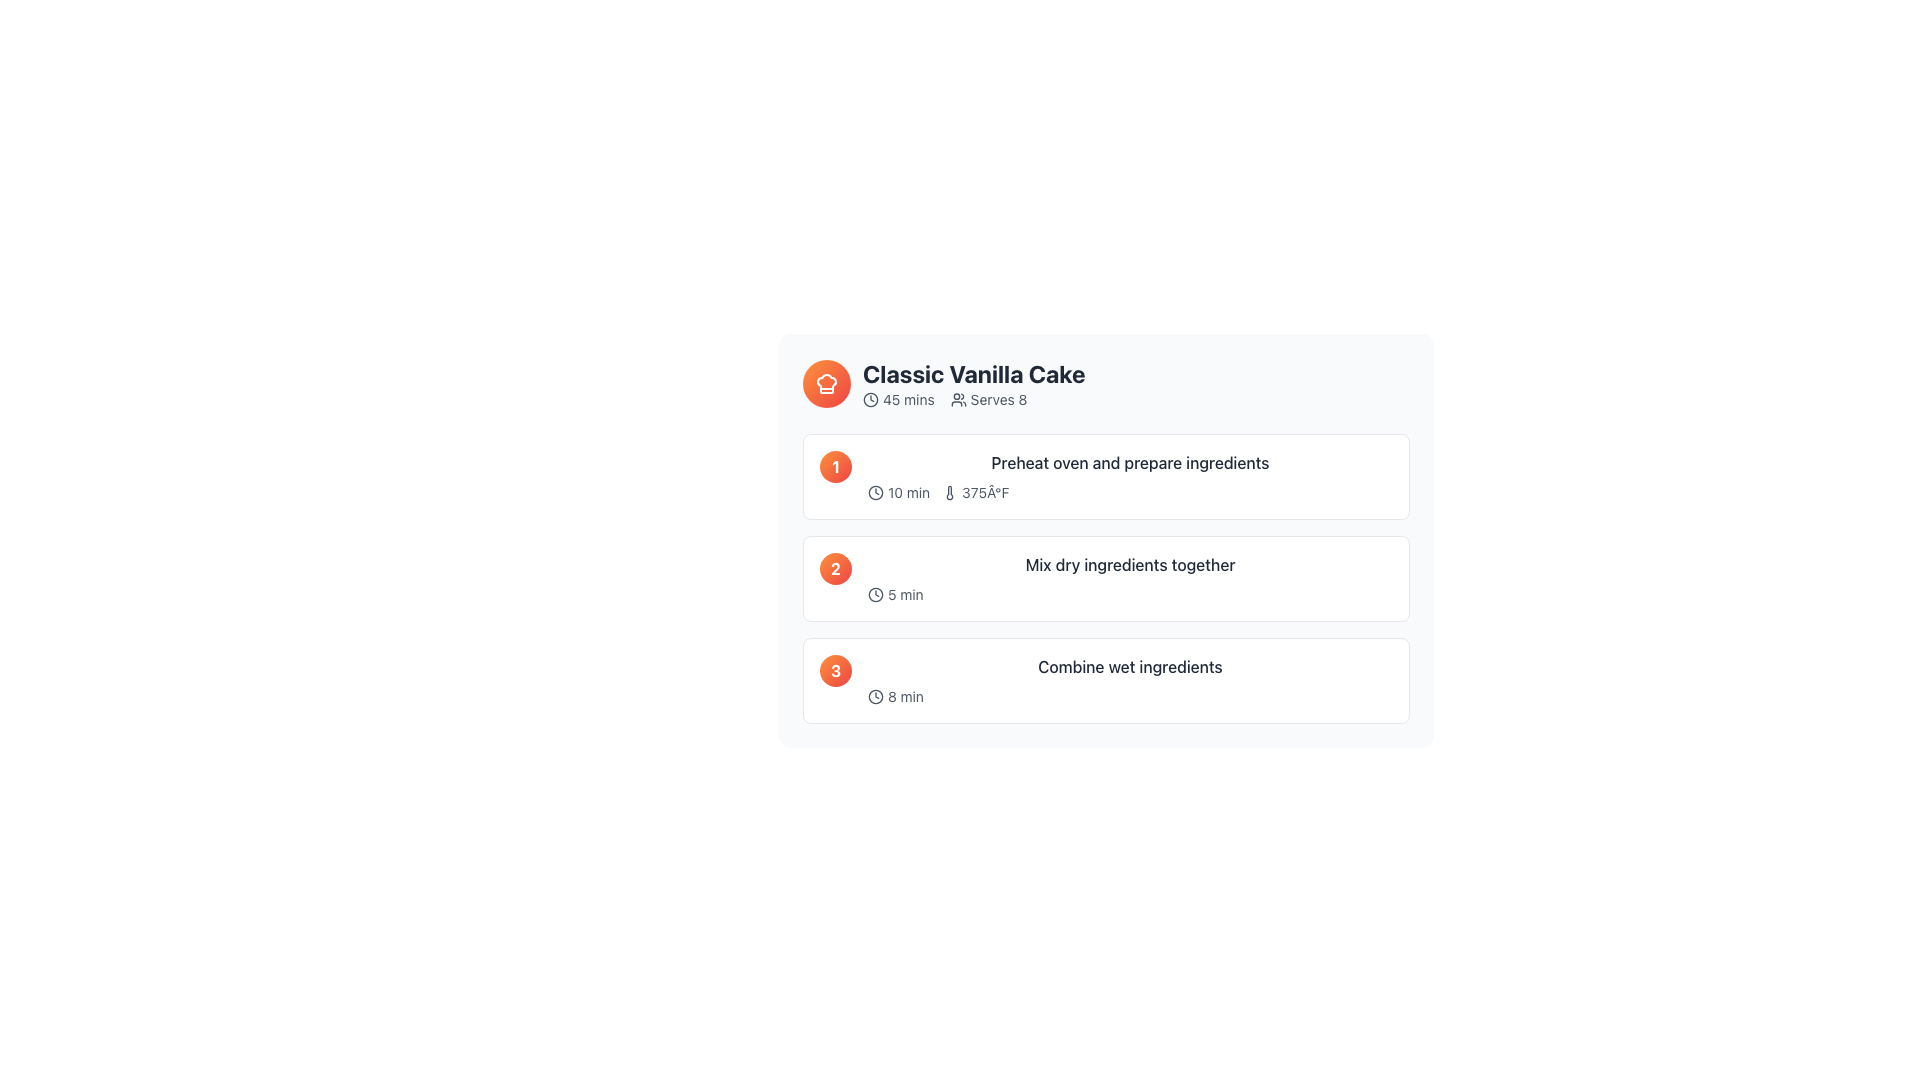 The width and height of the screenshot is (1920, 1080). What do you see at coordinates (943, 384) in the screenshot?
I see `the Recipe Header Block, which displays the recipe name, preparation time, and serving size, located near the top-left corner of the display` at bounding box center [943, 384].